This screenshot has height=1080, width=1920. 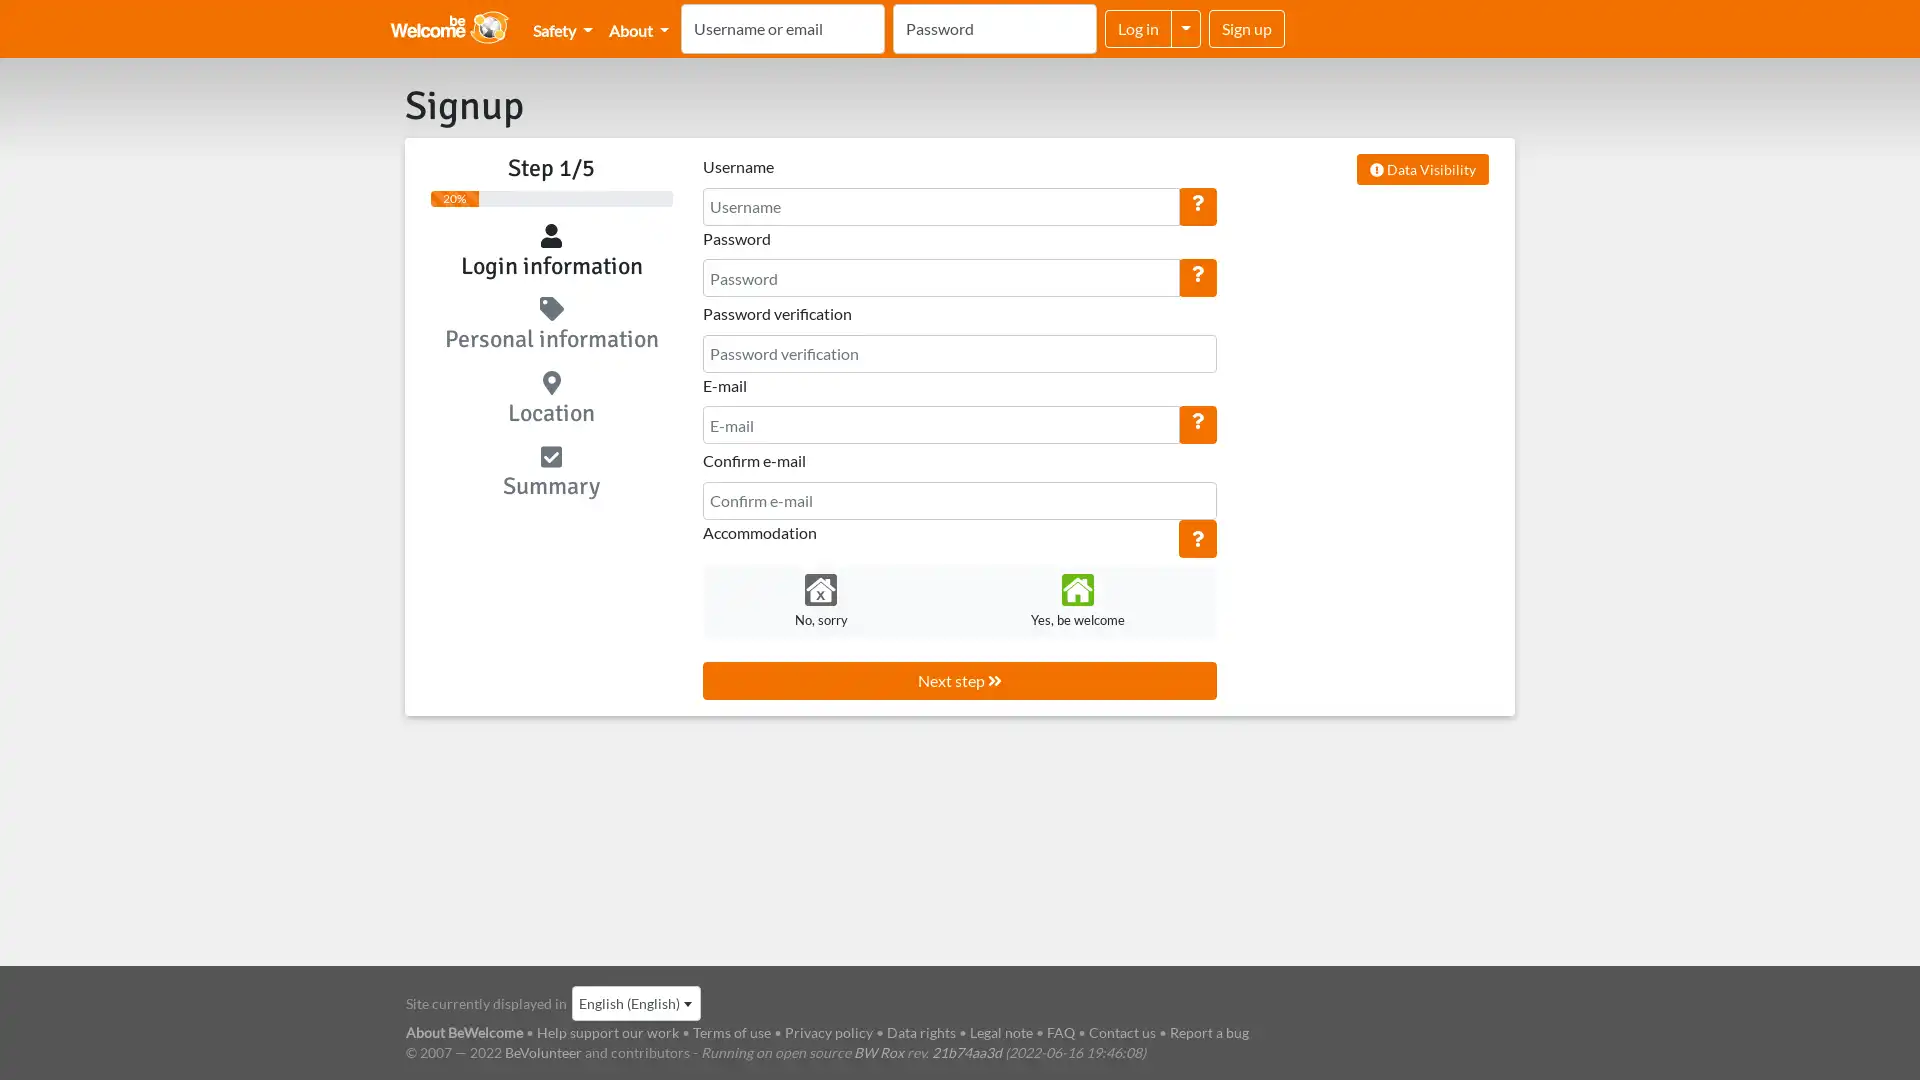 I want to click on Log in, so click(x=1138, y=29).